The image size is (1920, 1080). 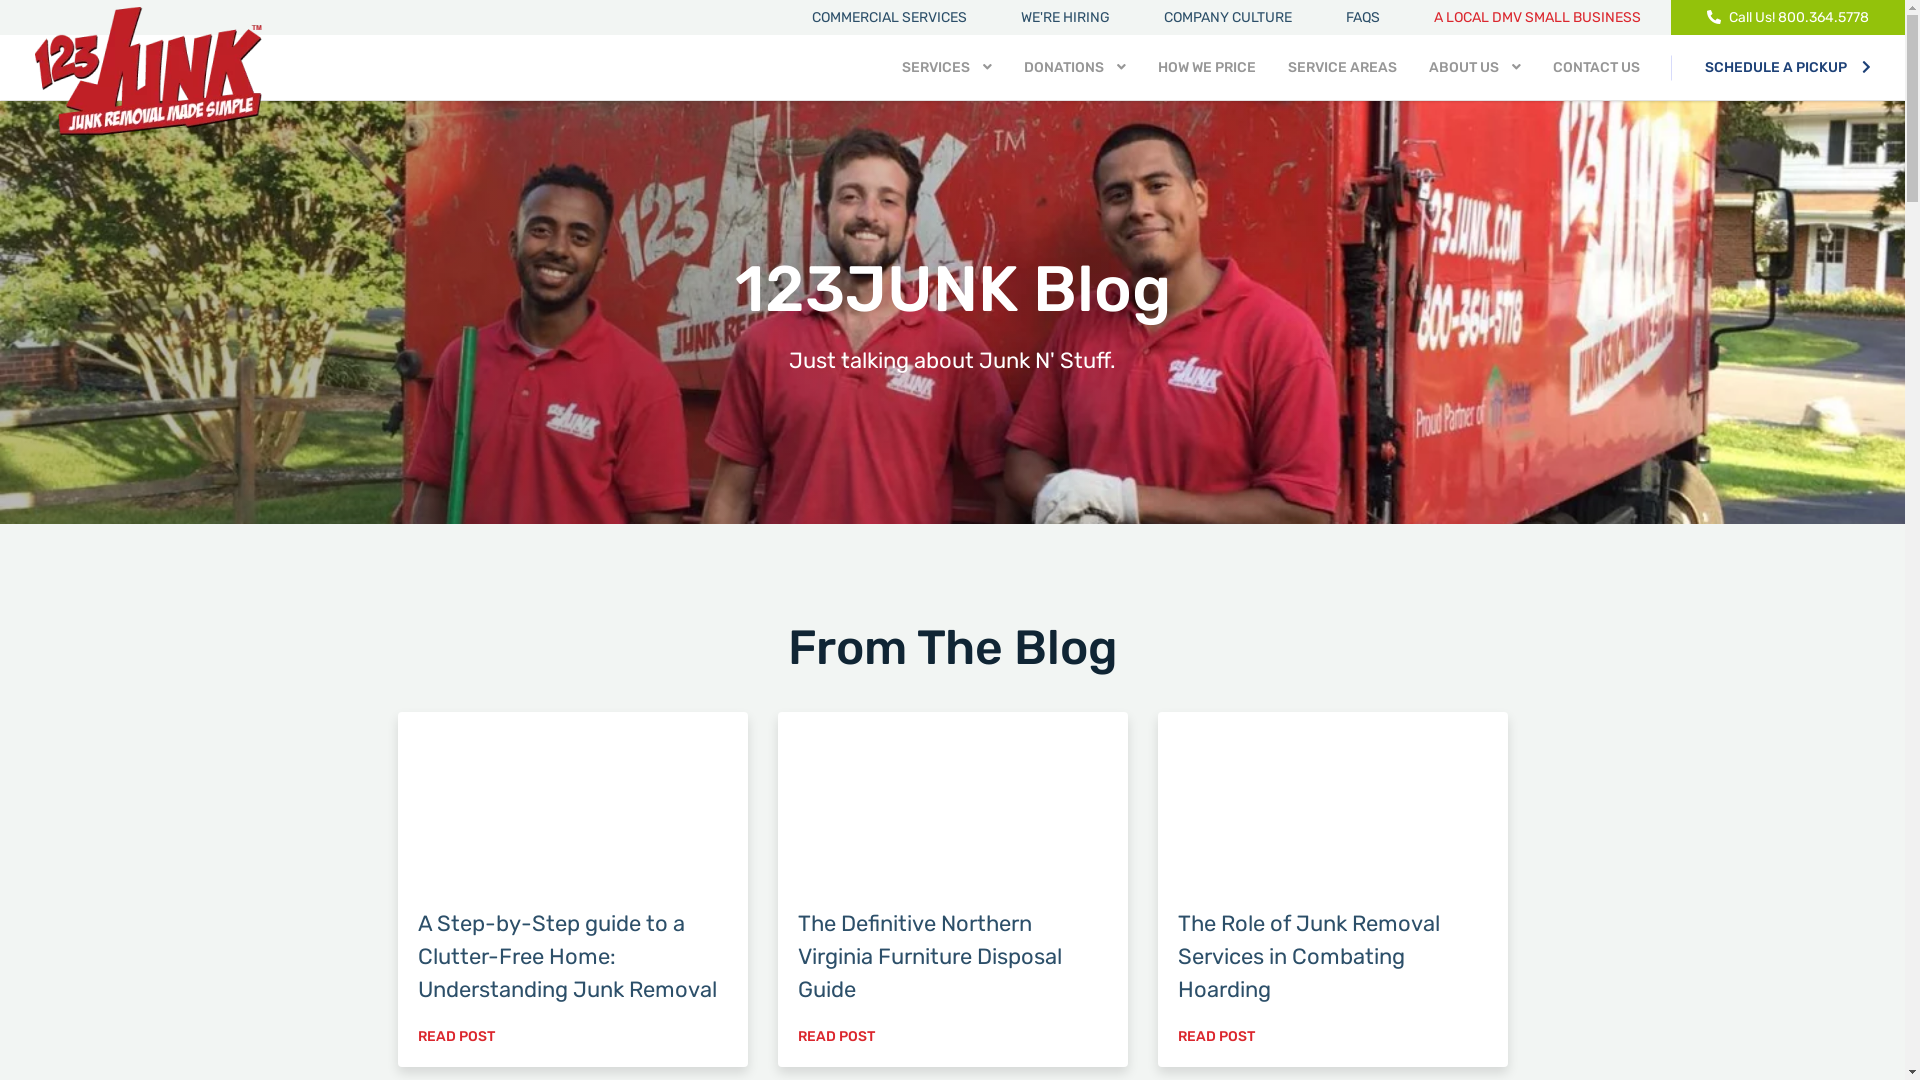 I want to click on 'Call Us! 800.364.5778', so click(x=1788, y=17).